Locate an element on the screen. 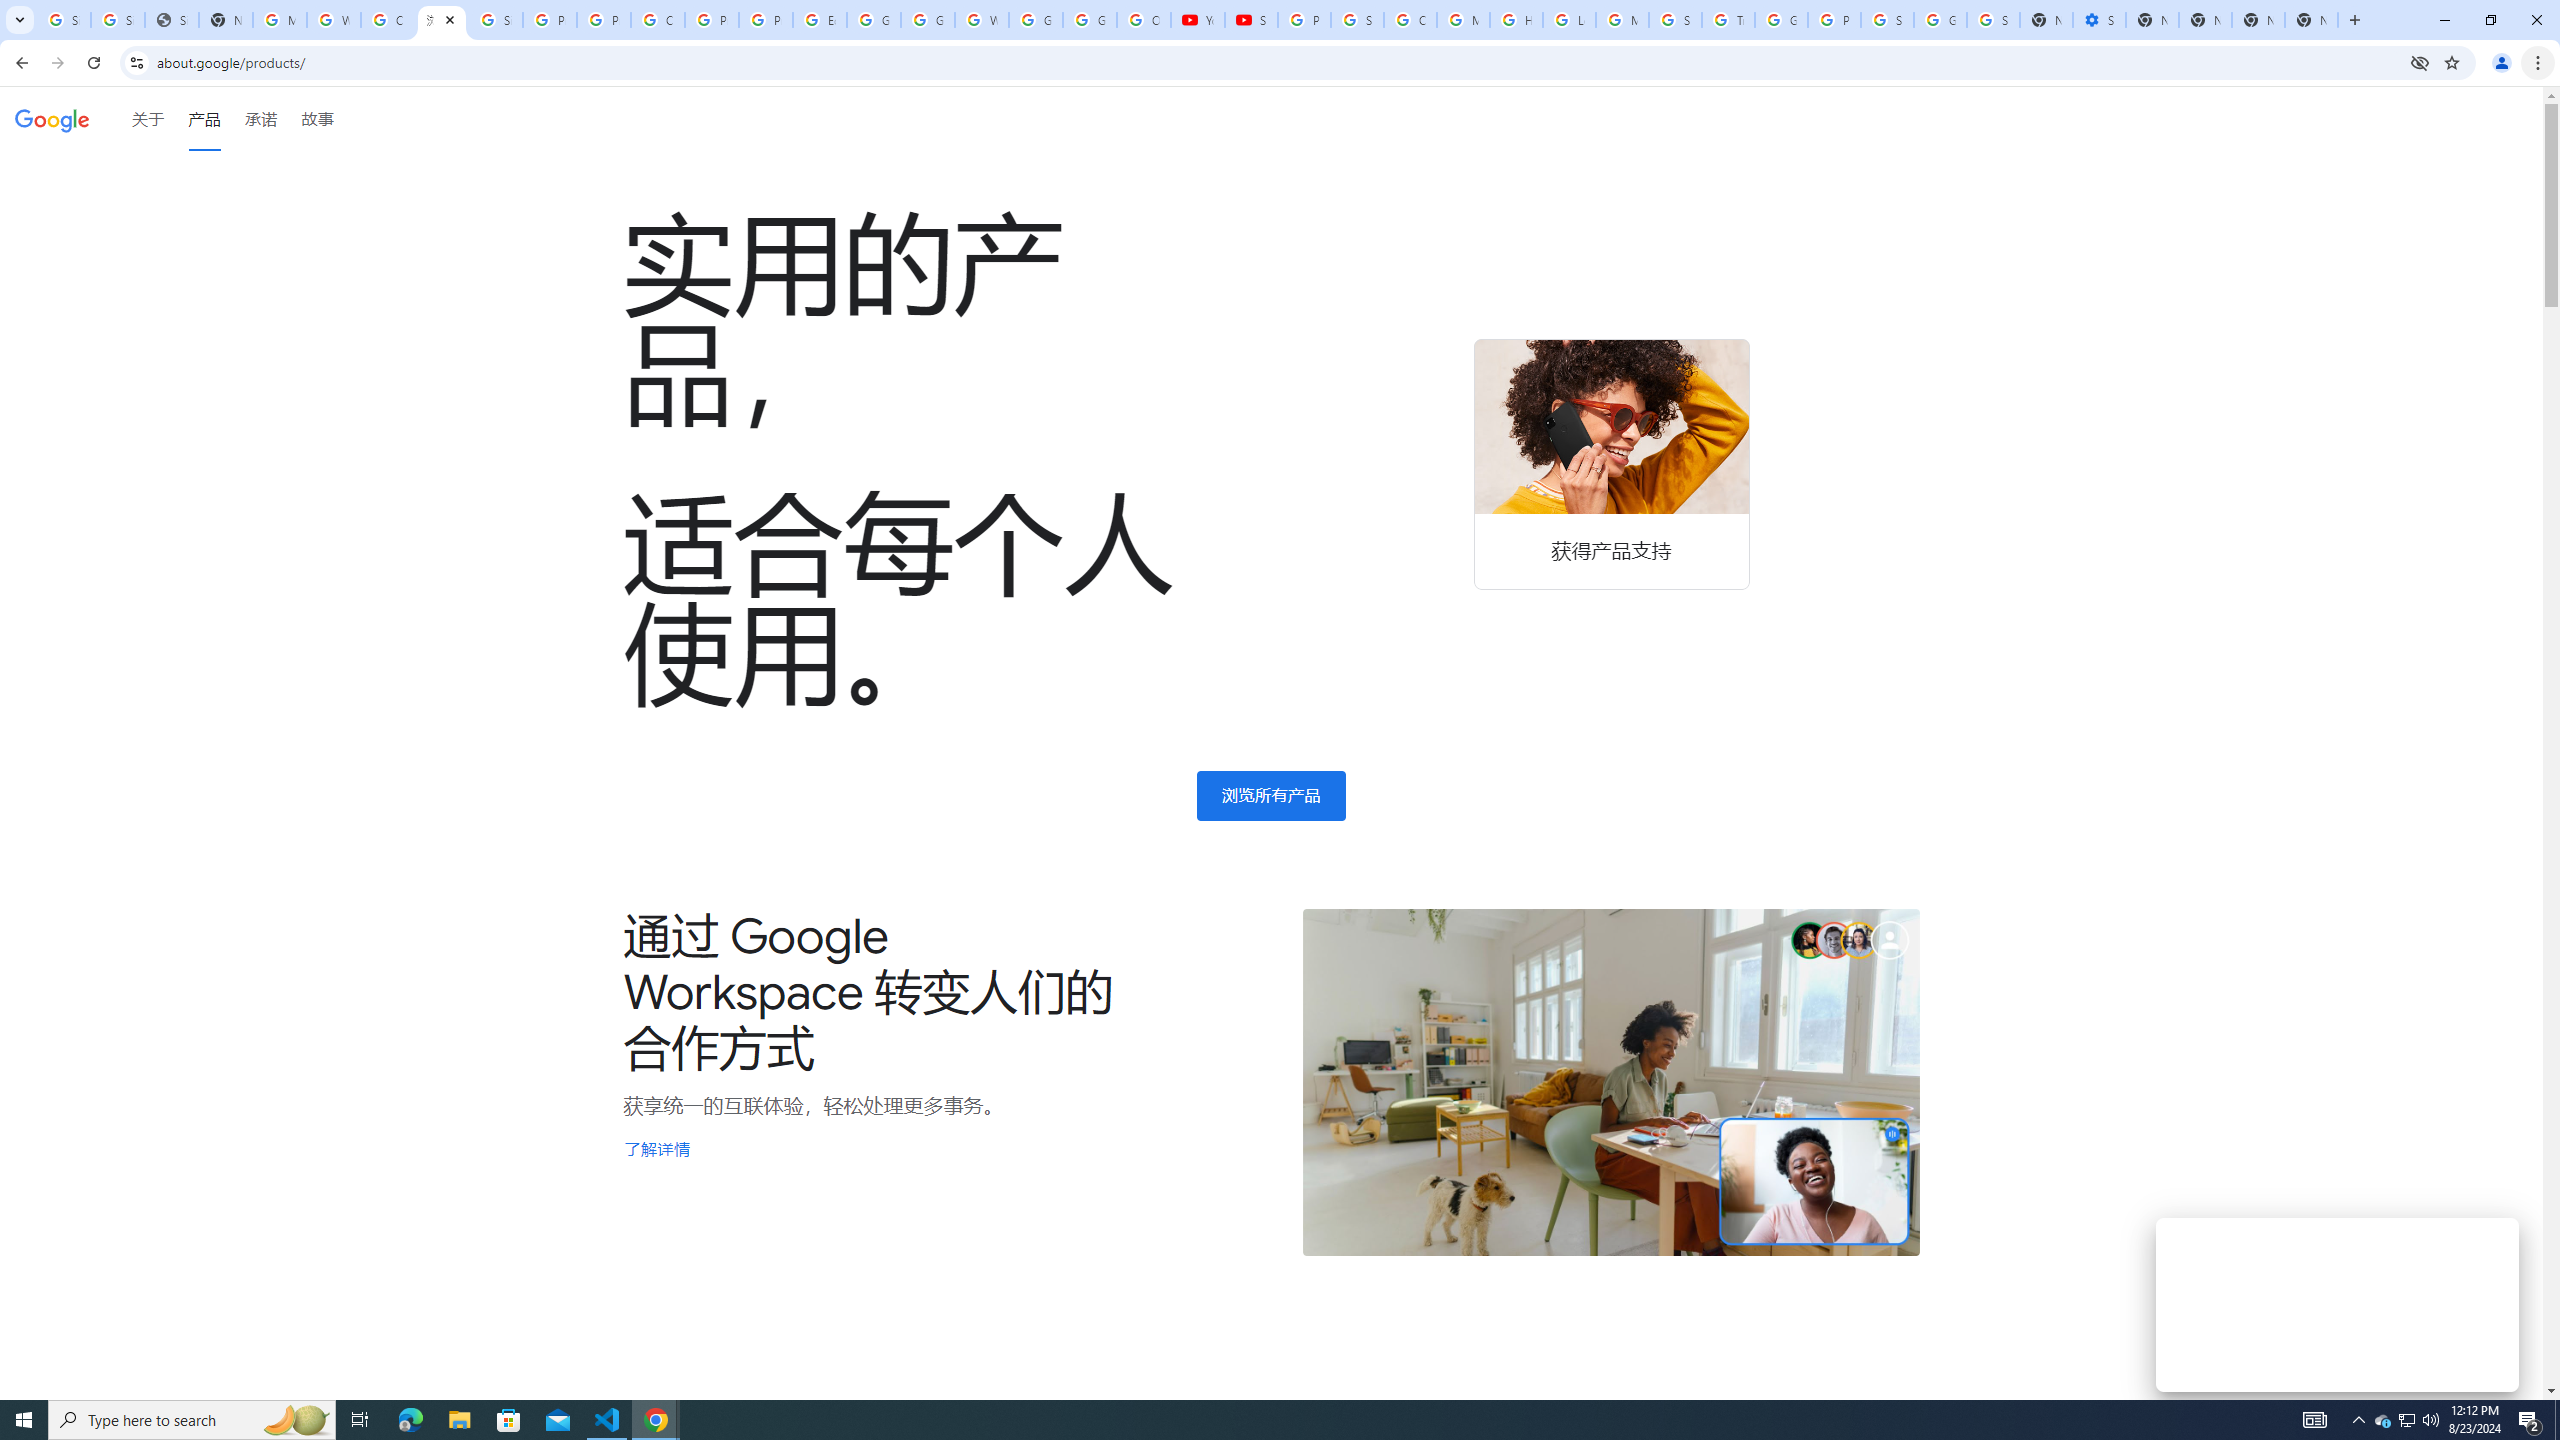 The image size is (2560, 1440). 'Google Slides: Sign-in' is located at coordinates (872, 19).